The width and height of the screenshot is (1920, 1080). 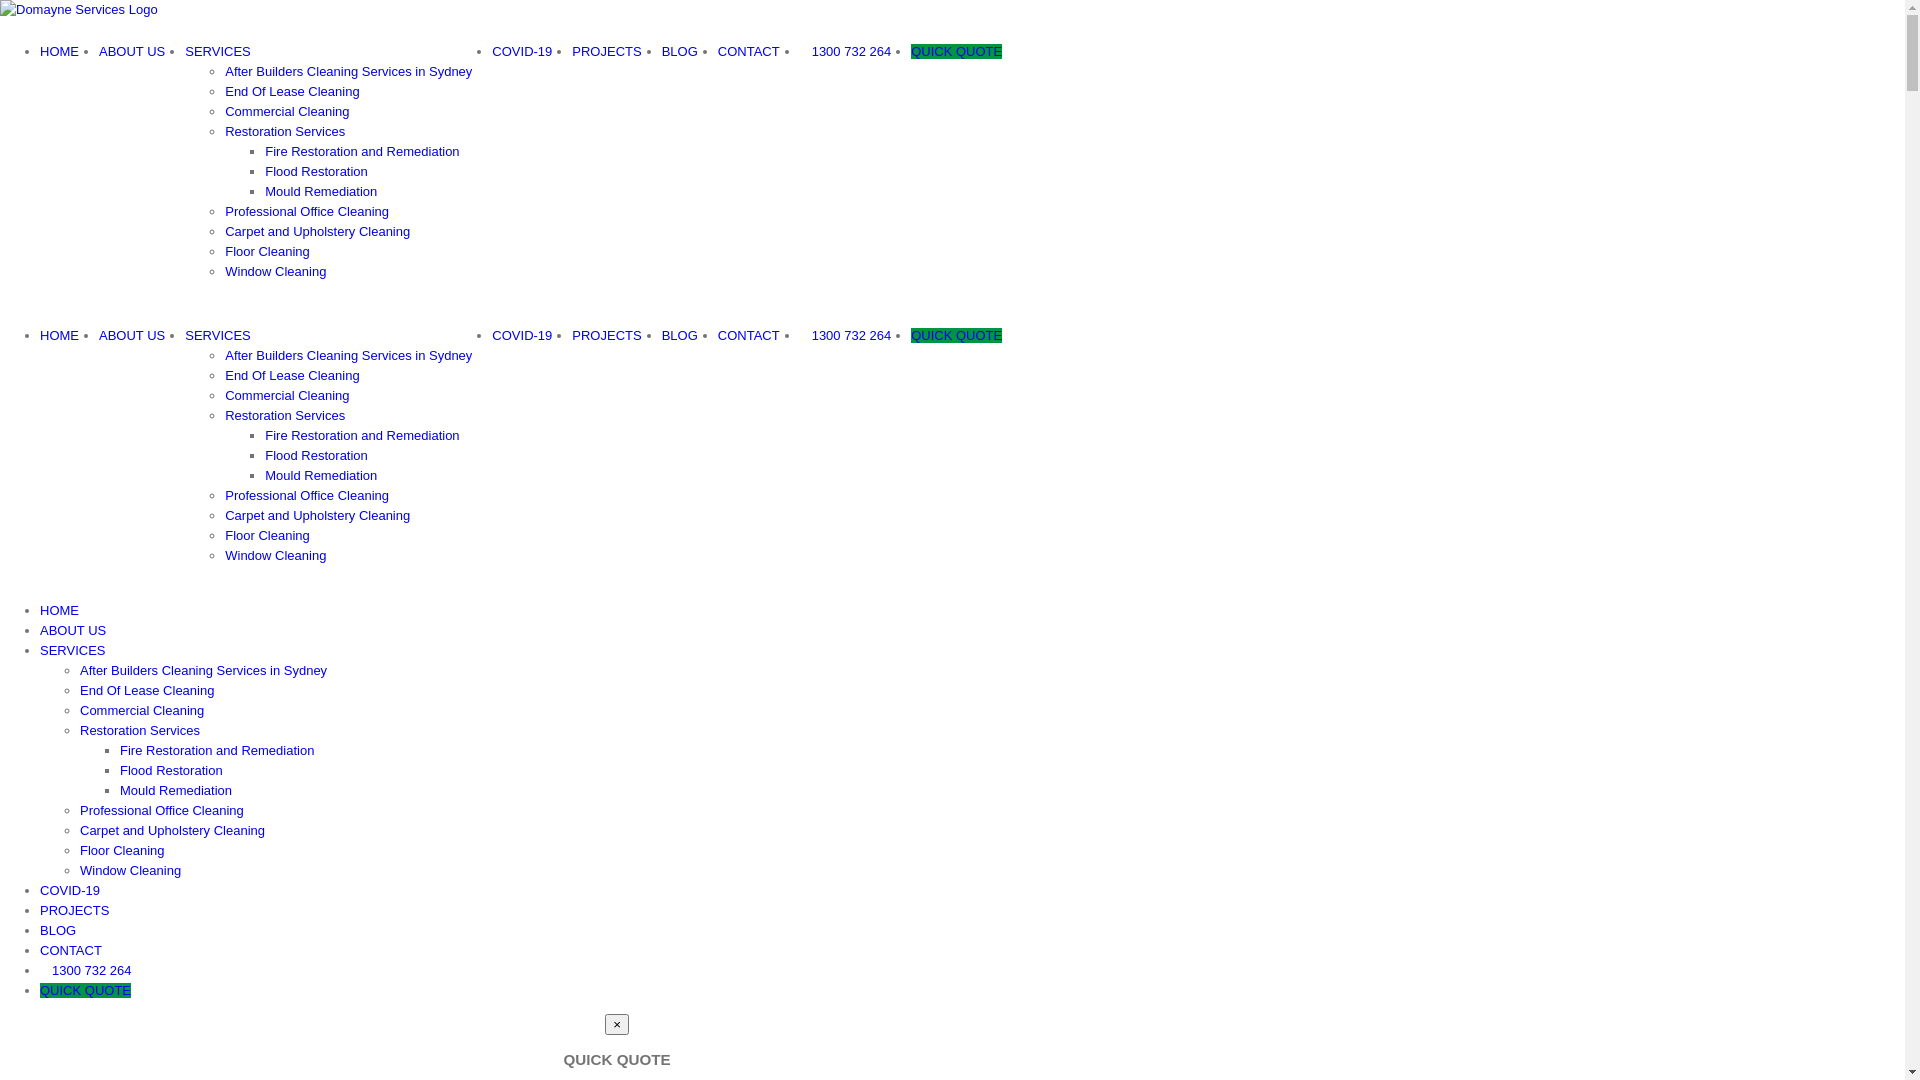 What do you see at coordinates (291, 91) in the screenshot?
I see `'End Of Lease Cleaning'` at bounding box center [291, 91].